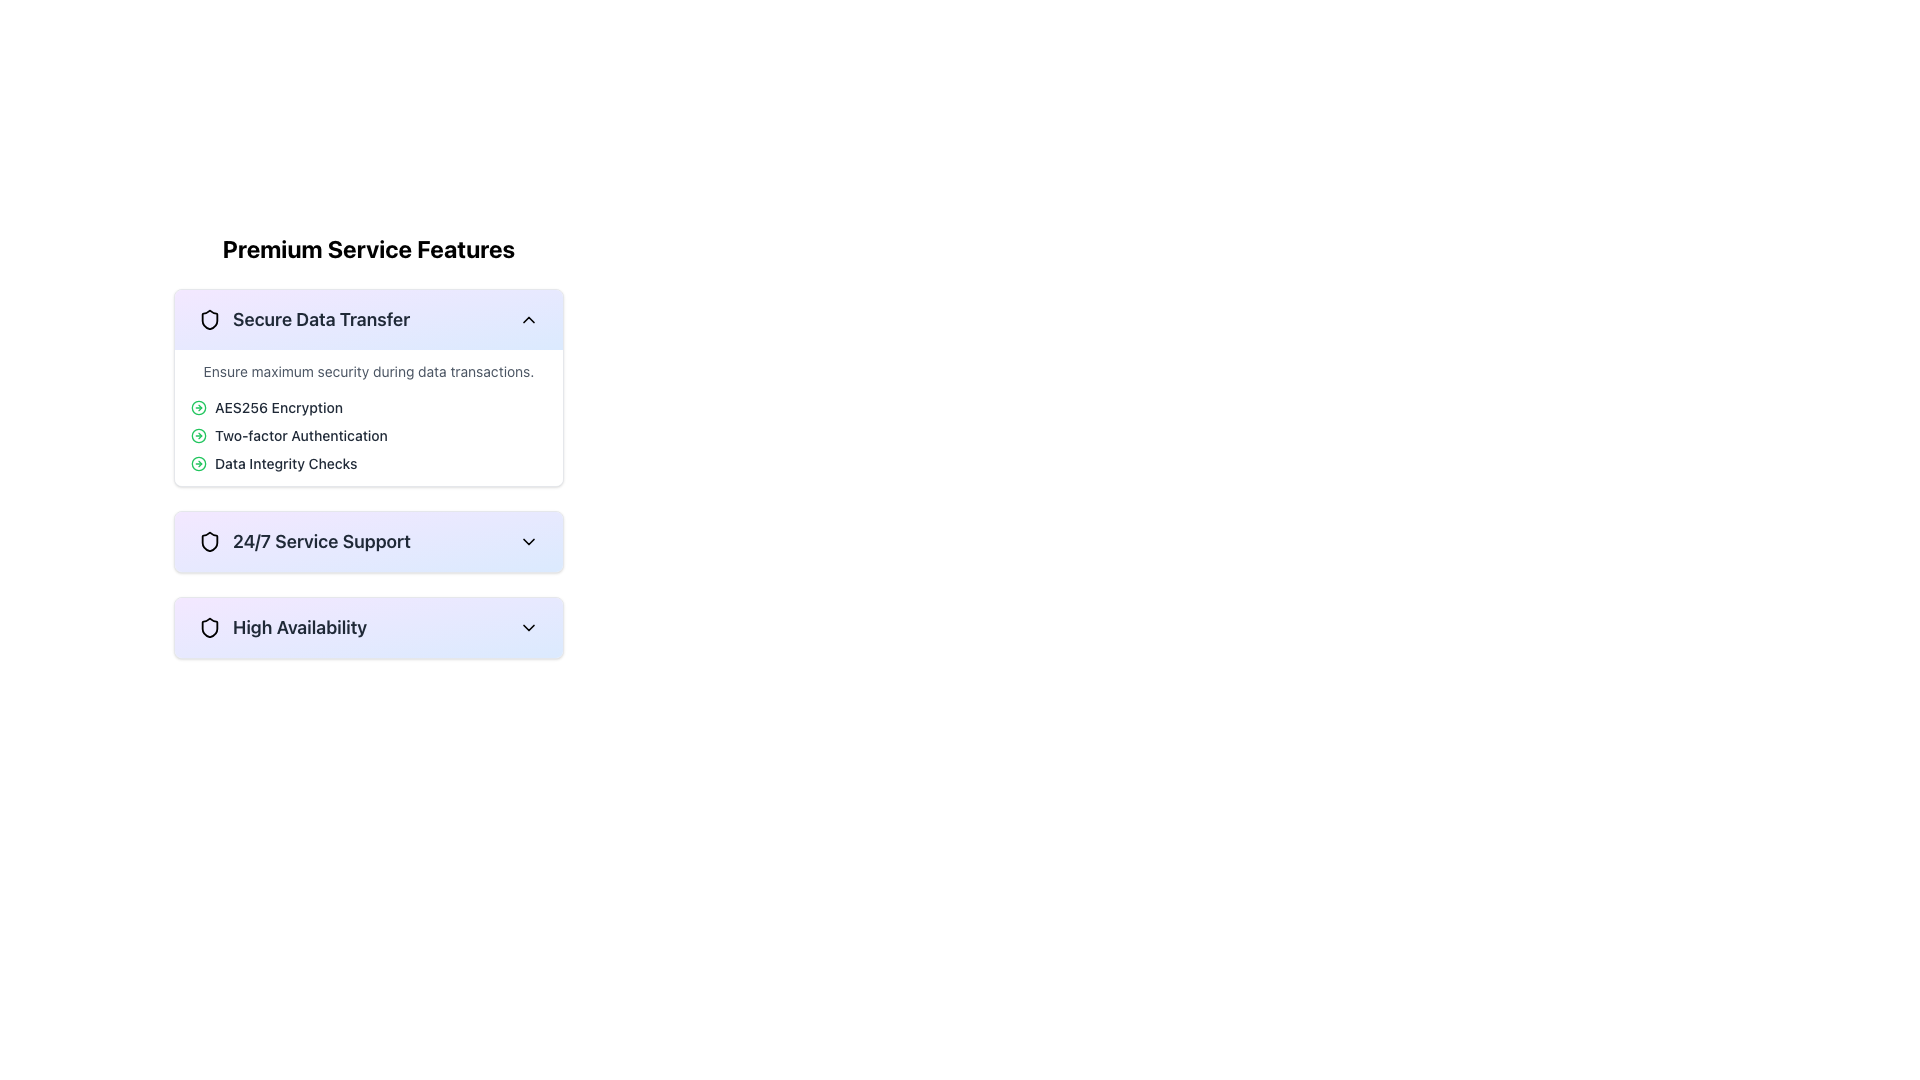  I want to click on the 'AES256 Encryption' text label located within the 'Secure Data Transfer' section, which describes a feature of the service offering, so click(277, 407).